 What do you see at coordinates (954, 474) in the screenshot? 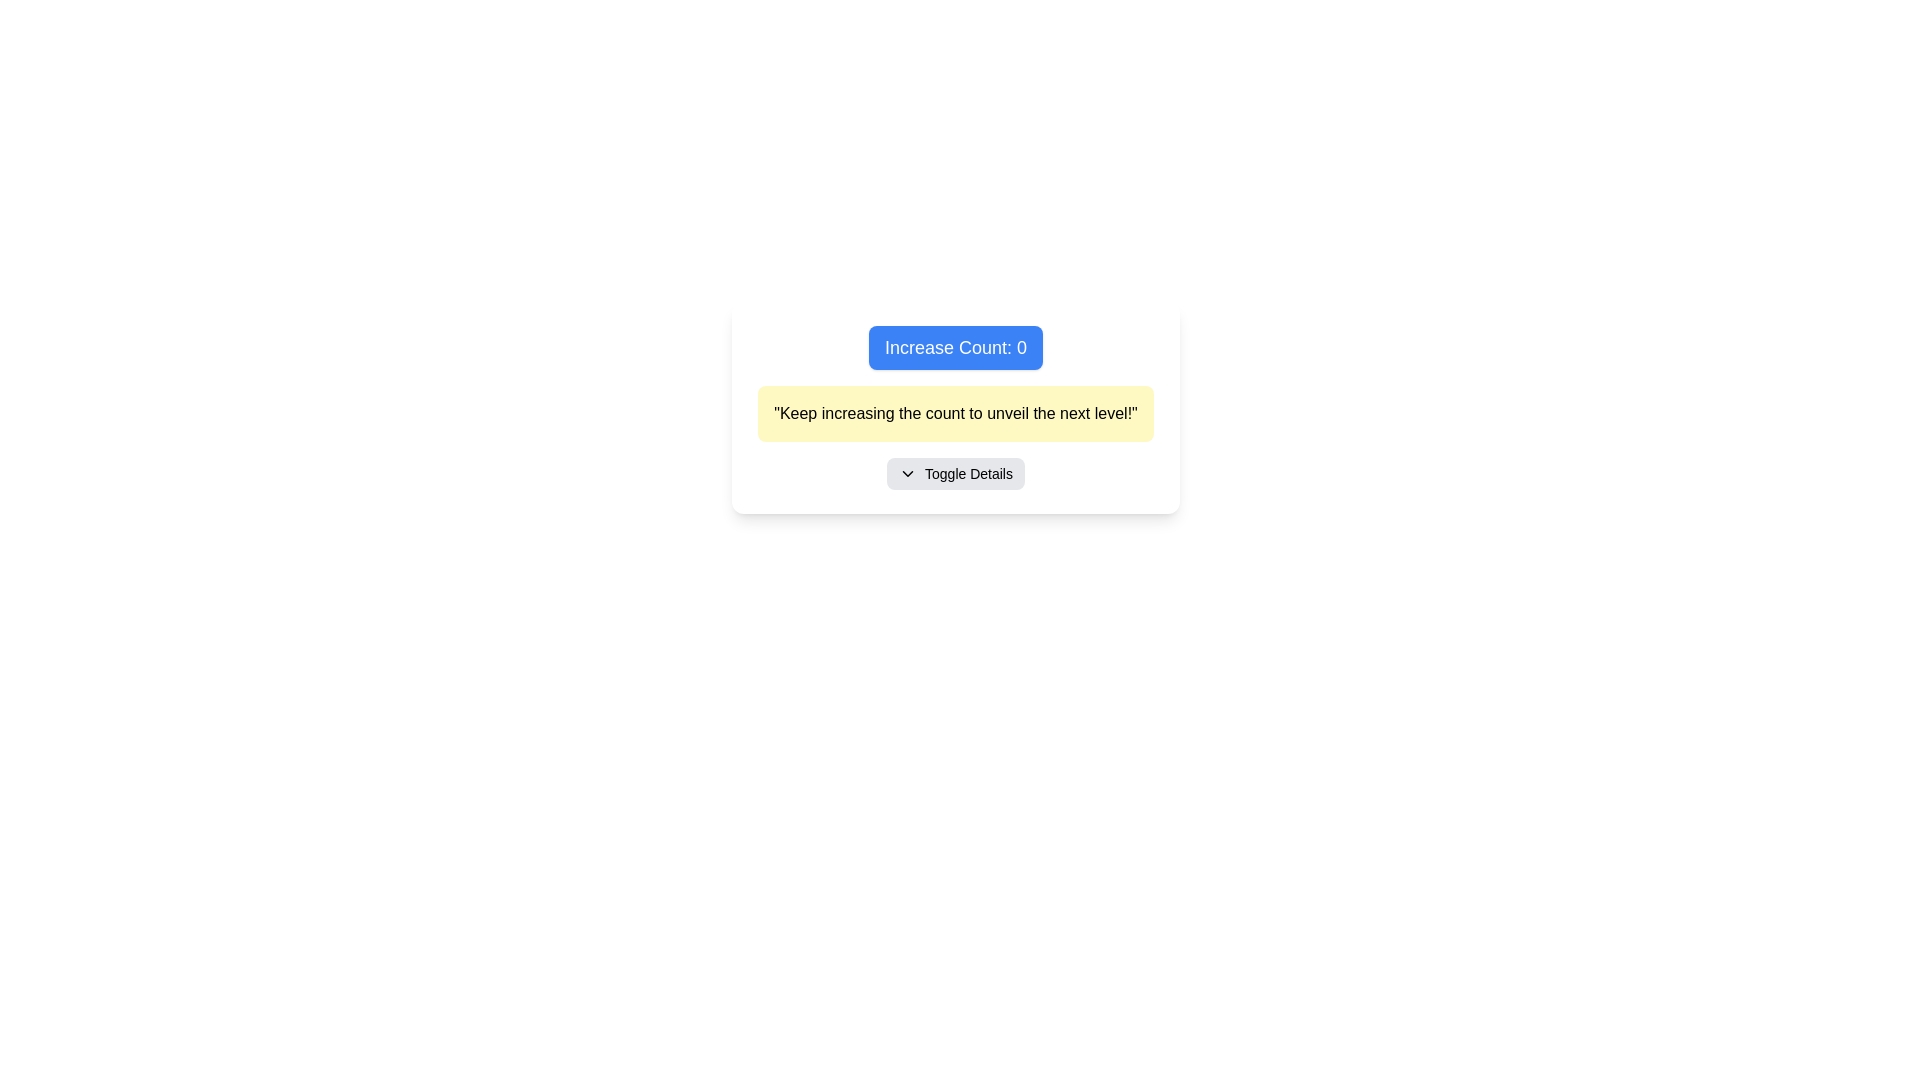
I see `the 'Toggle Details' button with a light gray background and rounded corners to observe hover effects` at bounding box center [954, 474].